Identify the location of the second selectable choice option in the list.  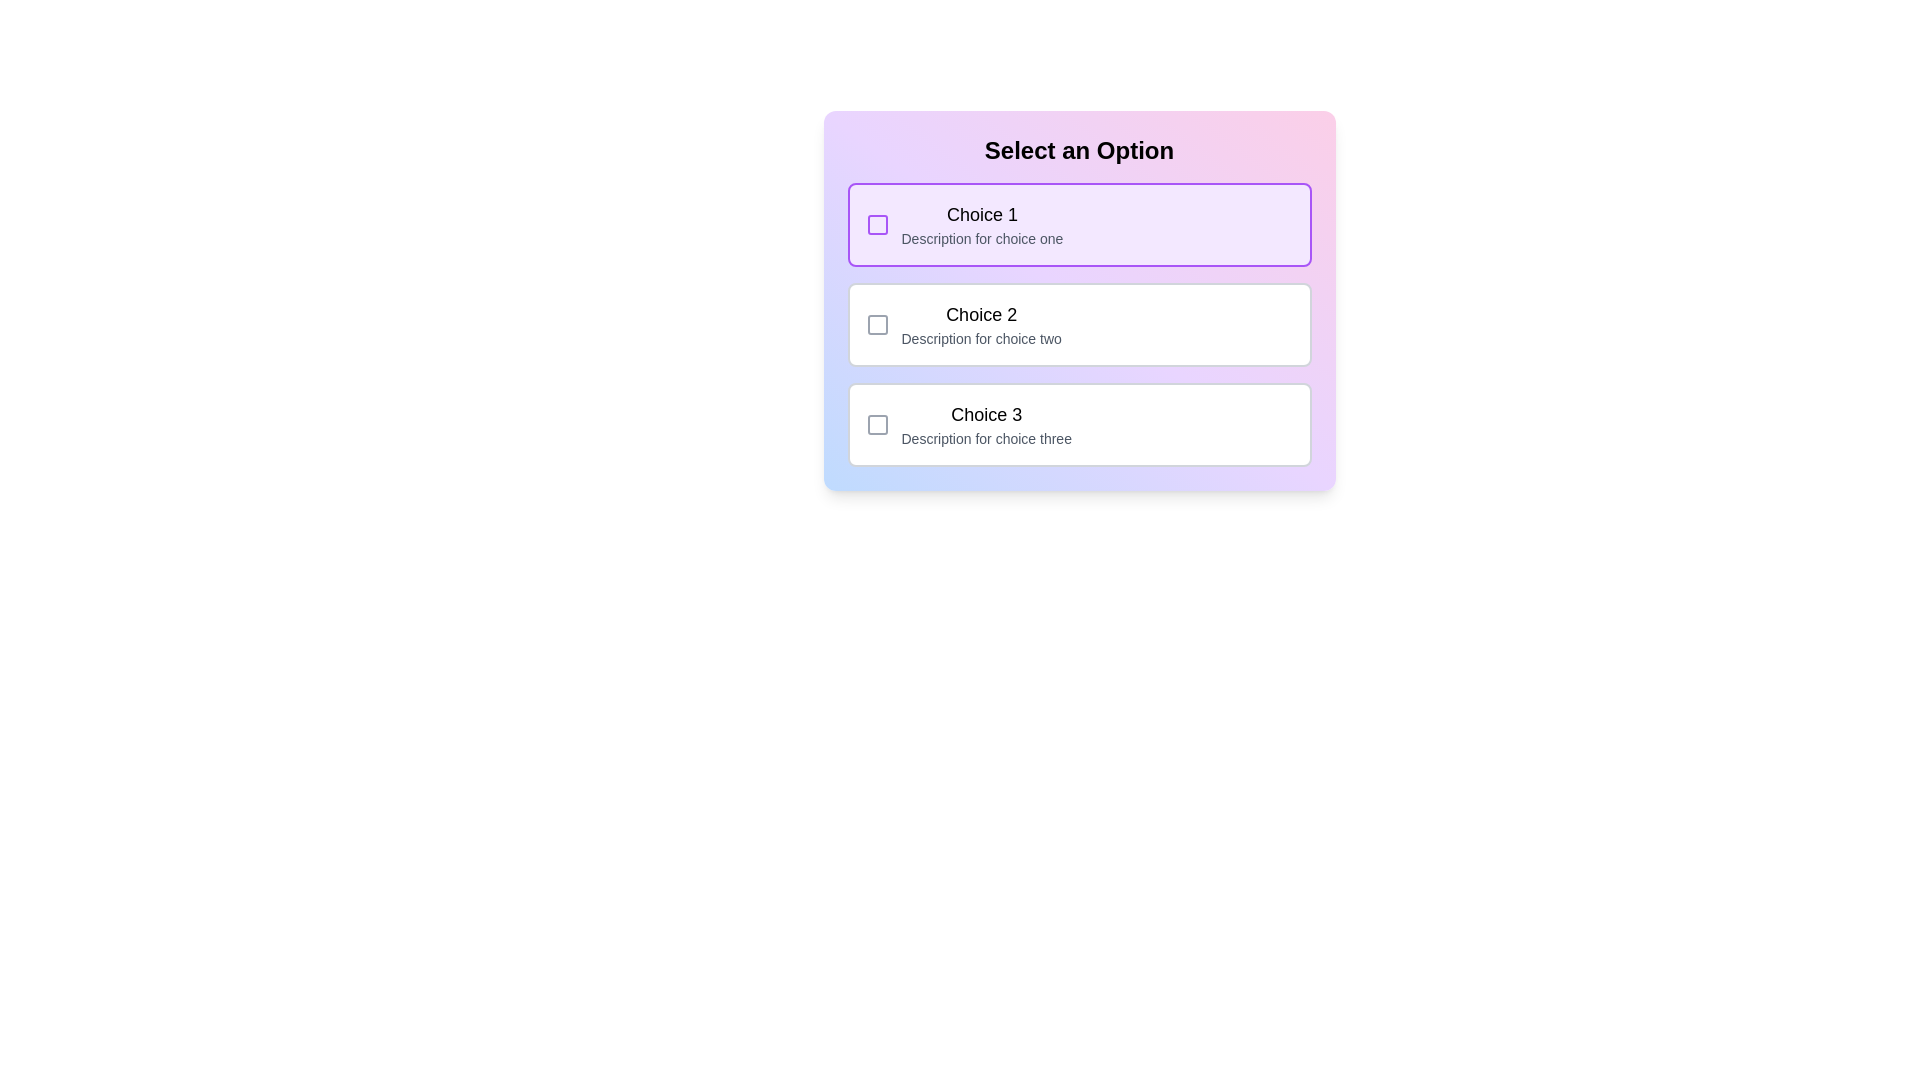
(1078, 323).